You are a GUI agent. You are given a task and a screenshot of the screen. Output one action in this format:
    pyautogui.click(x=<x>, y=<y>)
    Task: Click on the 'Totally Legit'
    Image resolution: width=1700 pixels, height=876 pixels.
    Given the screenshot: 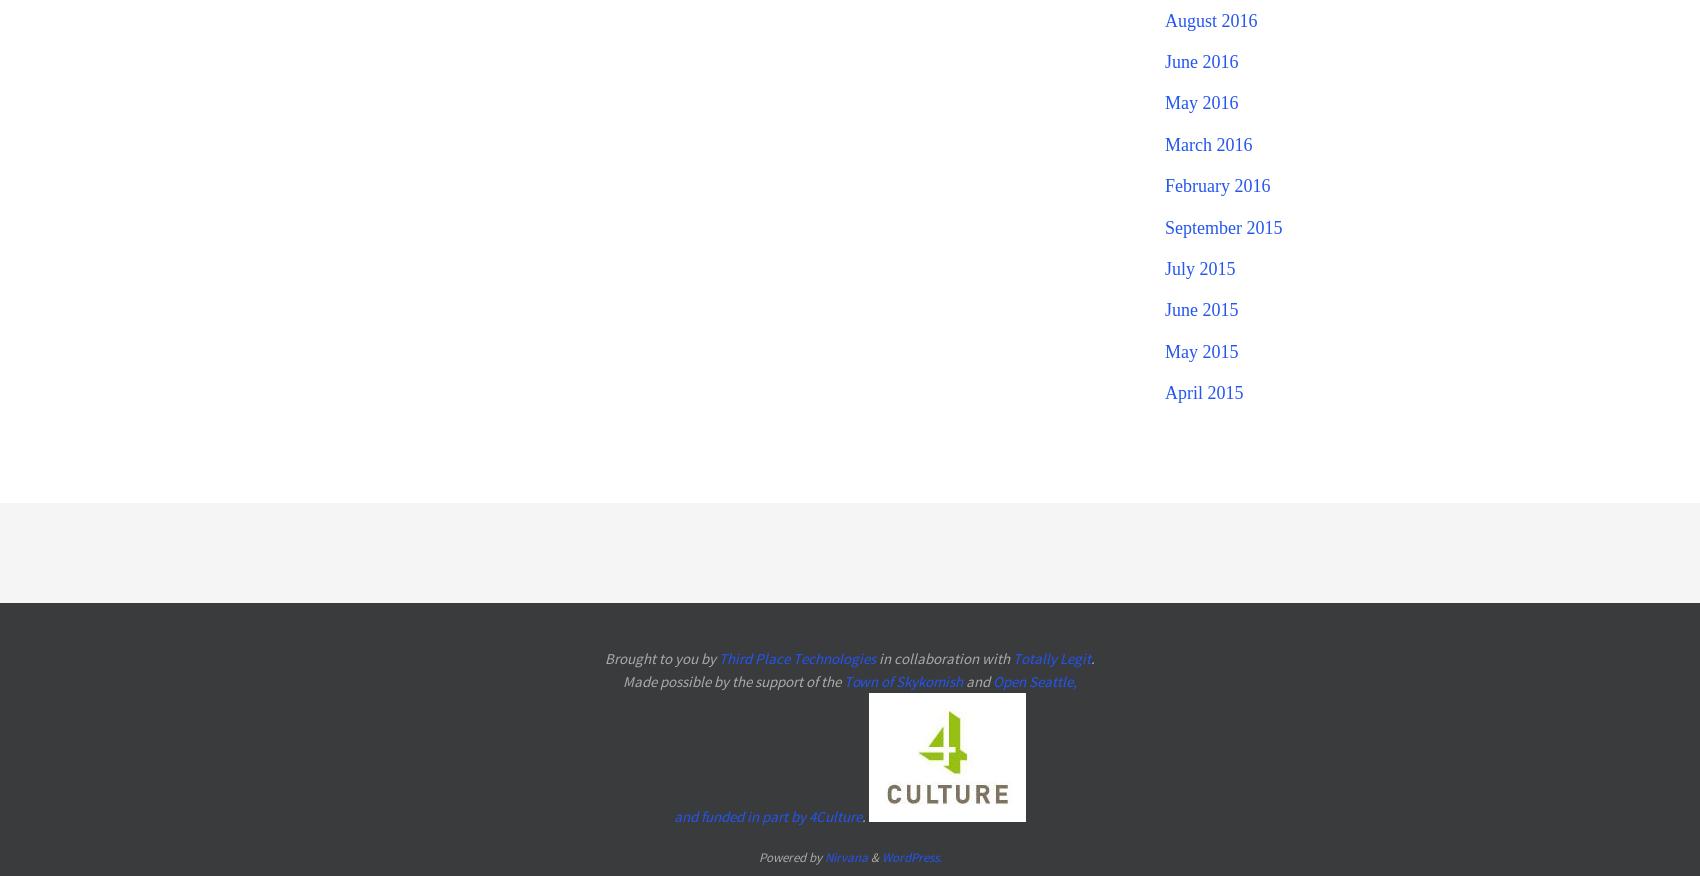 What is the action you would take?
    pyautogui.click(x=1050, y=657)
    